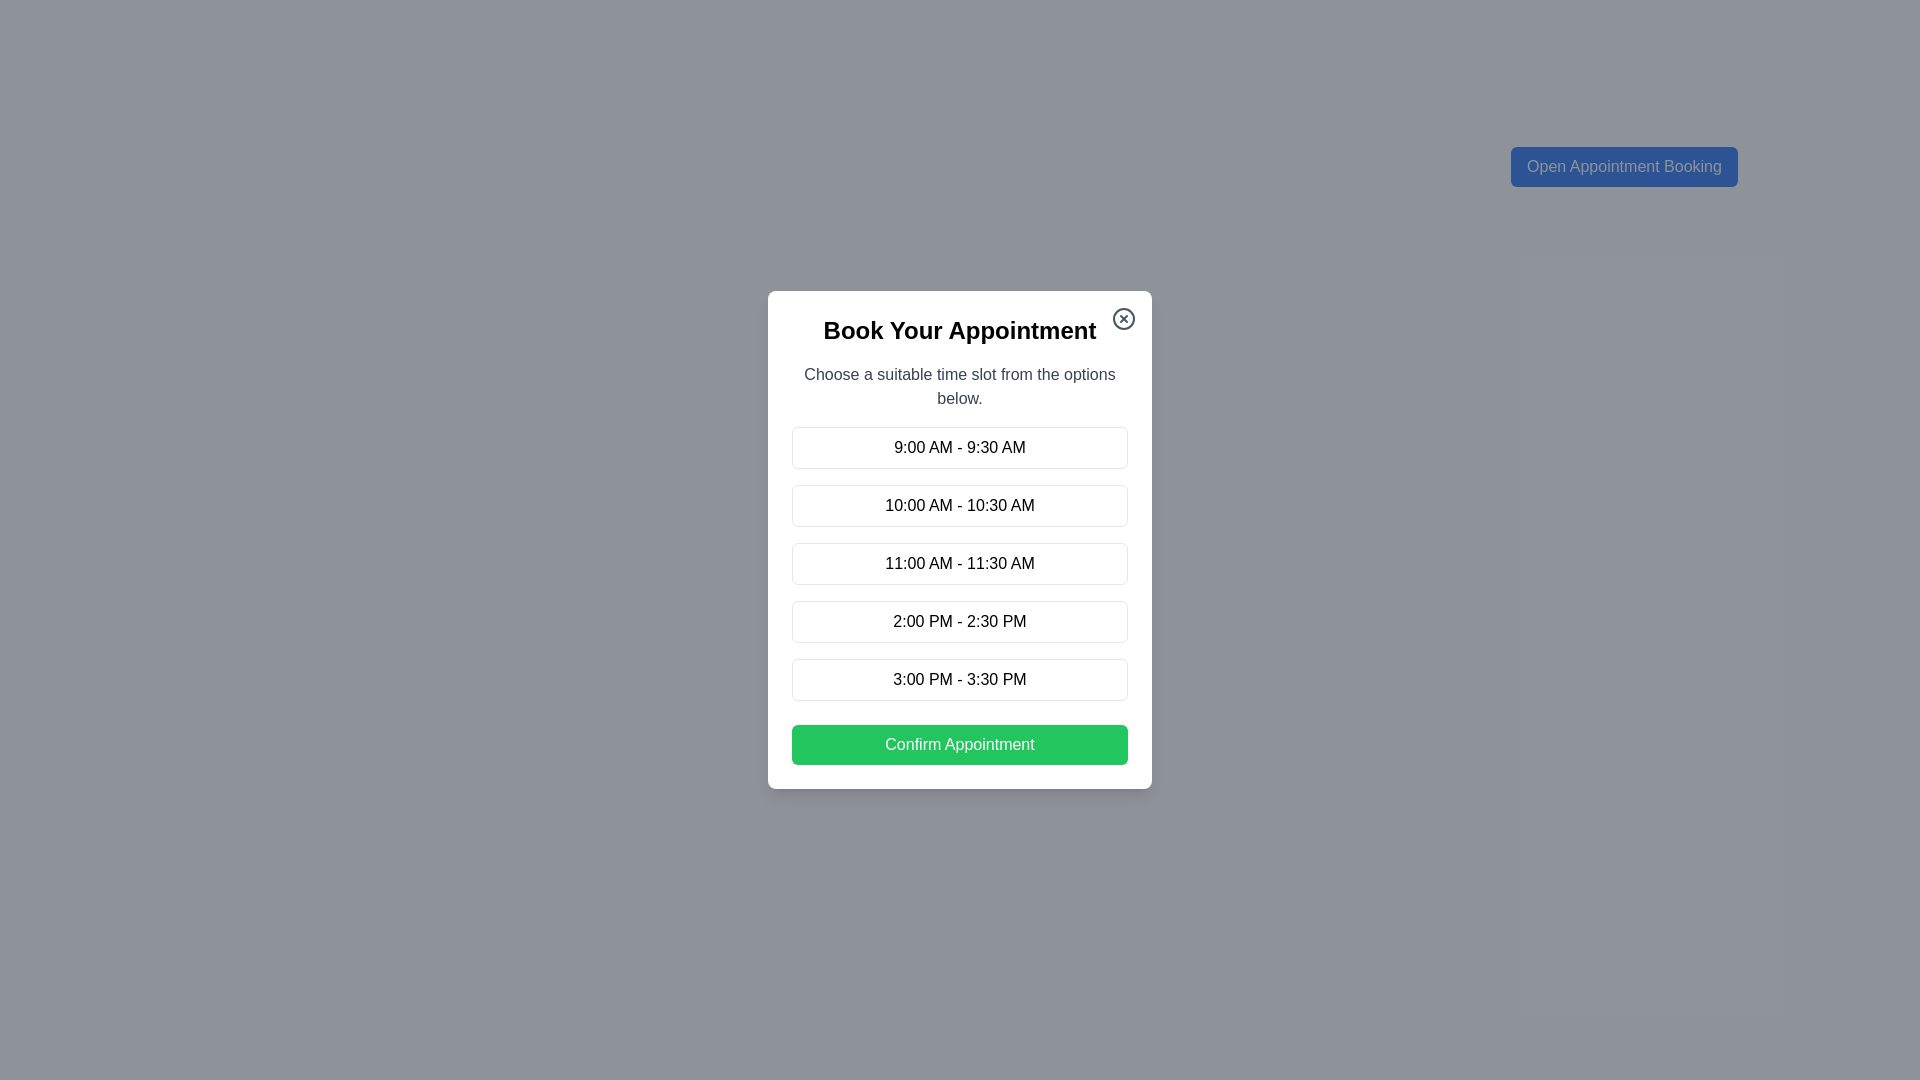 The width and height of the screenshot is (1920, 1080). What do you see at coordinates (960, 620) in the screenshot?
I see `the text label displaying '2:00 PM - 2:30 PM' inside the fourth time slot box in the modal dialog` at bounding box center [960, 620].